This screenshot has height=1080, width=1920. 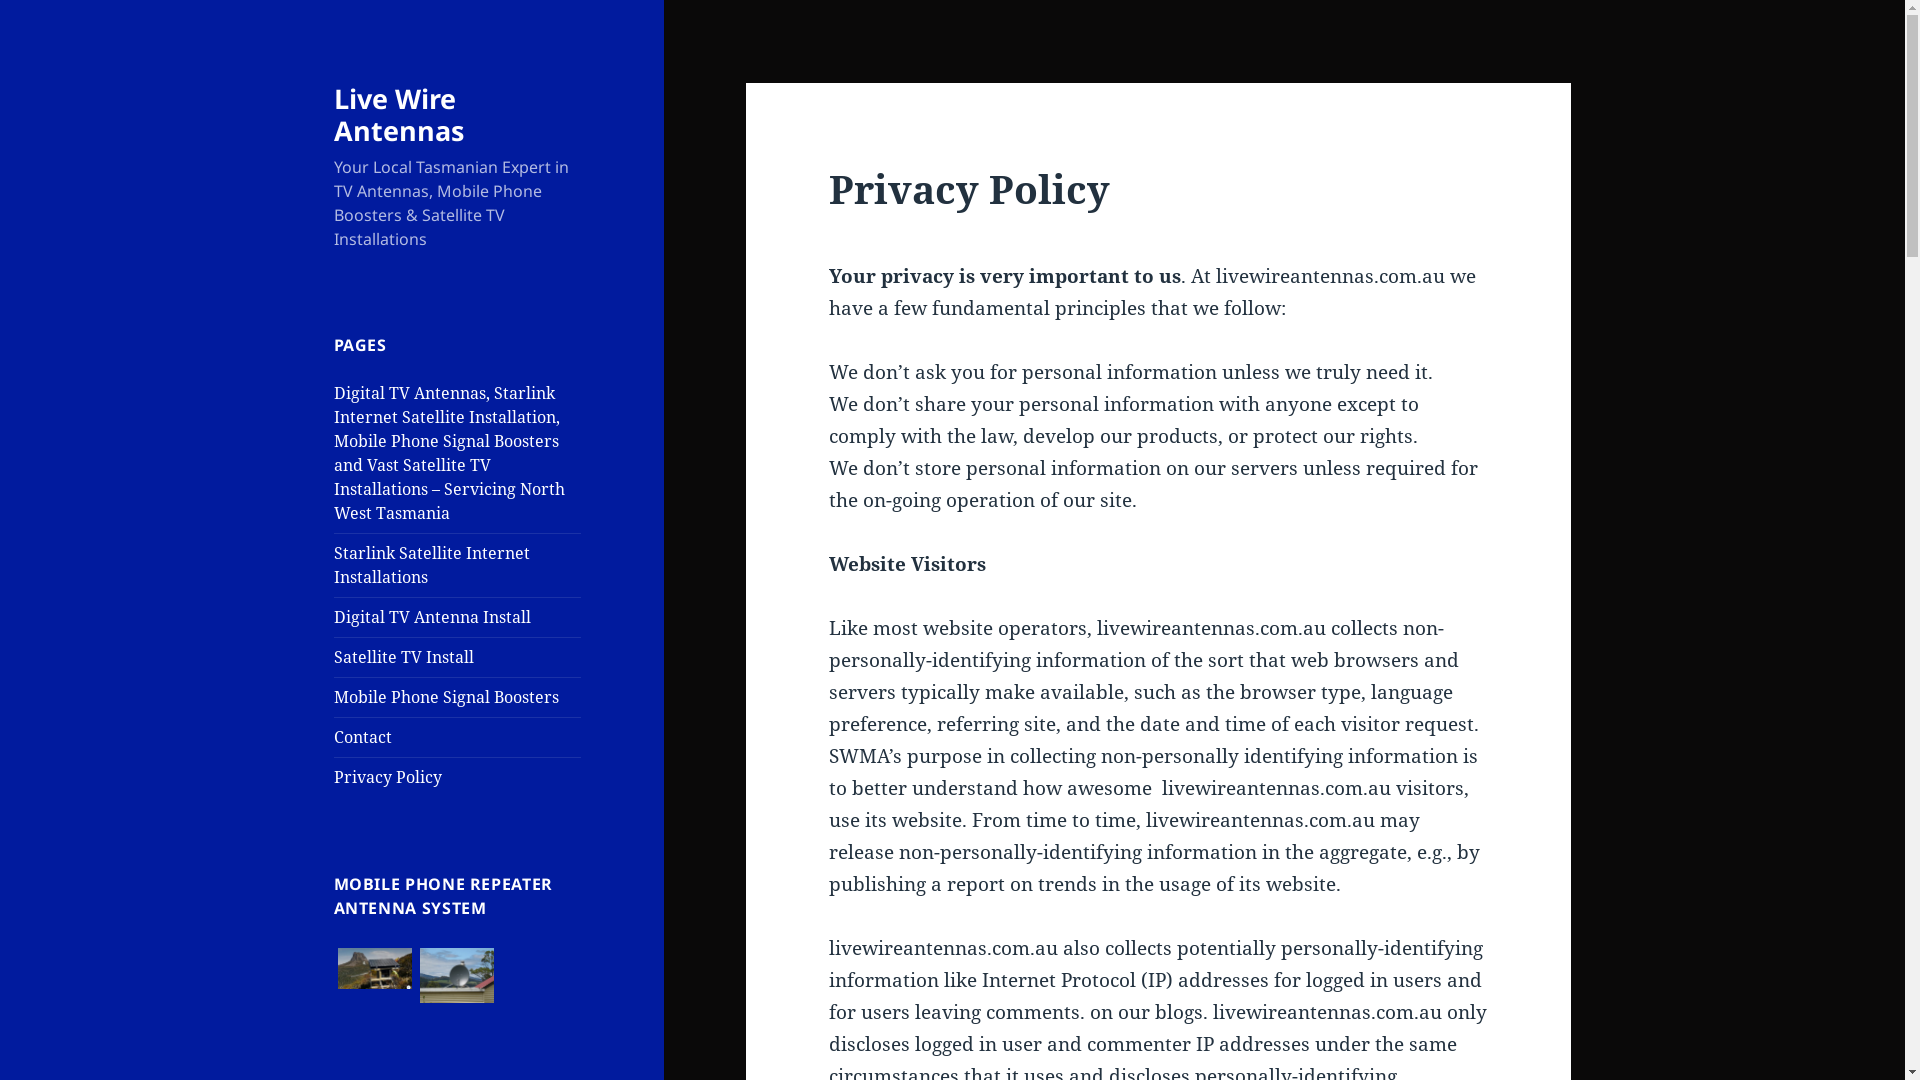 I want to click on 'Digital TV Antenna Install', so click(x=431, y=616).